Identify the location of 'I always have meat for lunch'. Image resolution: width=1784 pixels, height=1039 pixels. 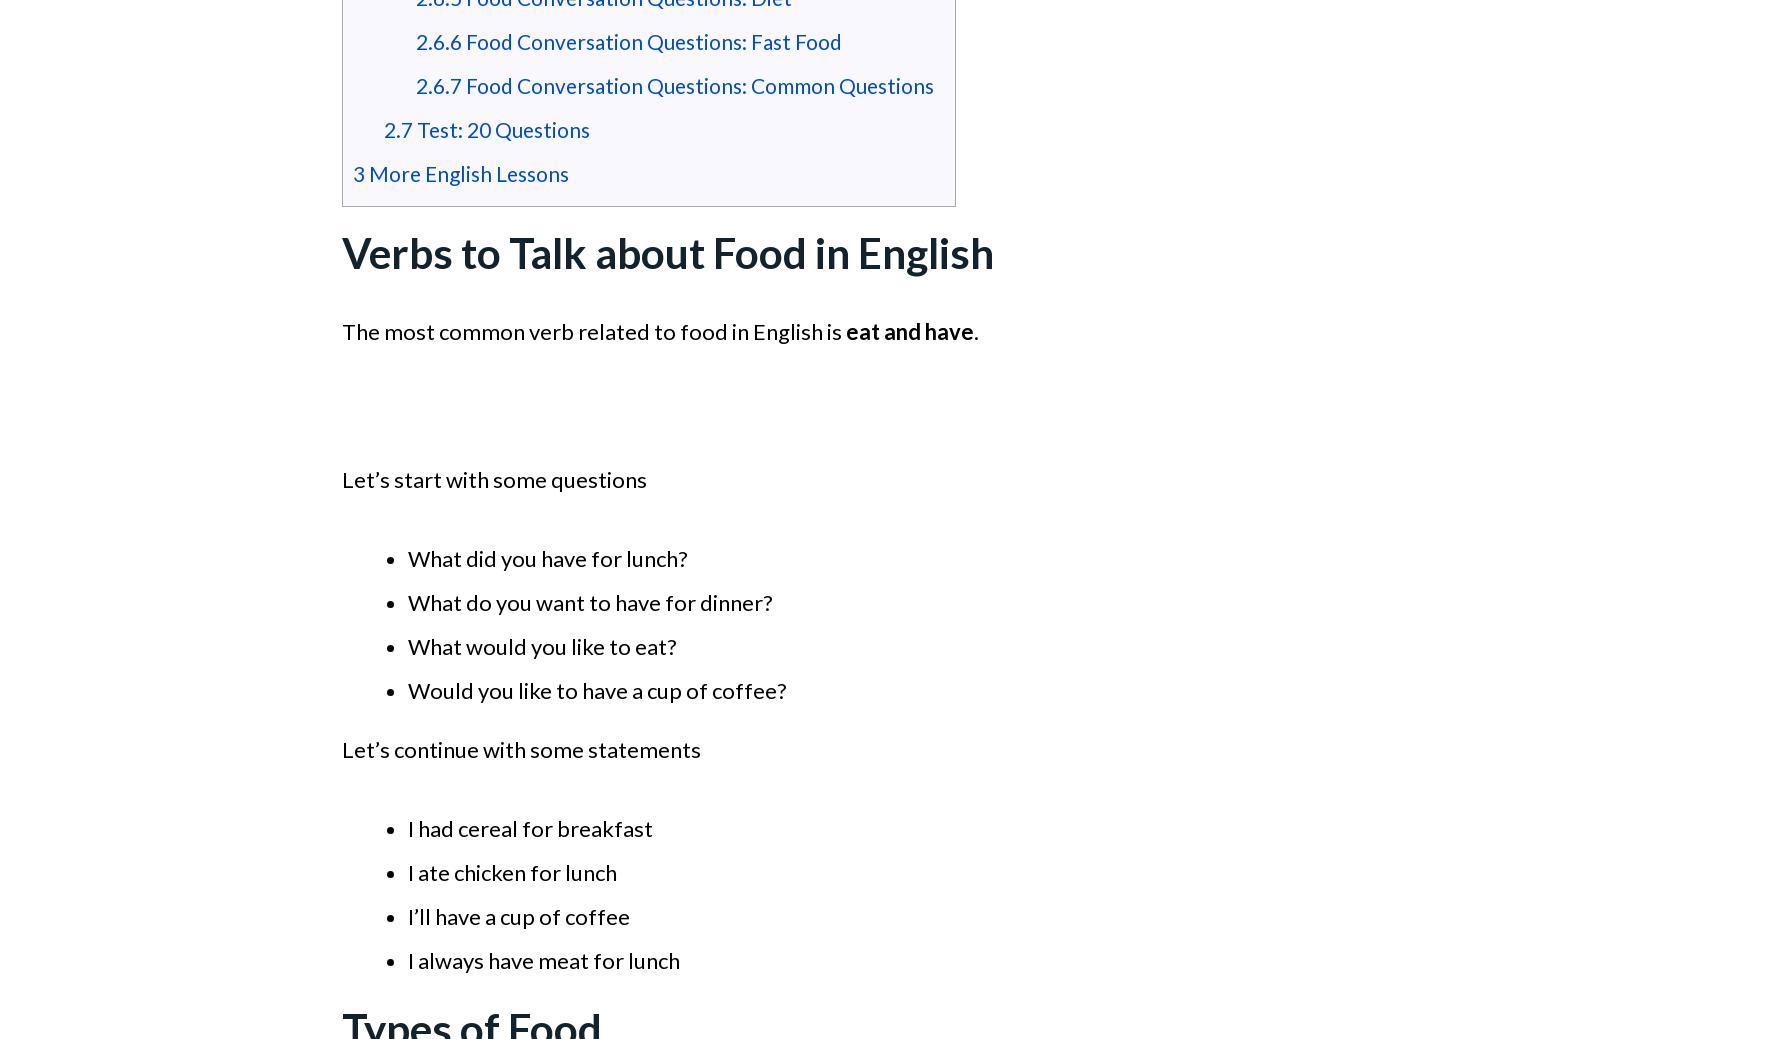
(407, 960).